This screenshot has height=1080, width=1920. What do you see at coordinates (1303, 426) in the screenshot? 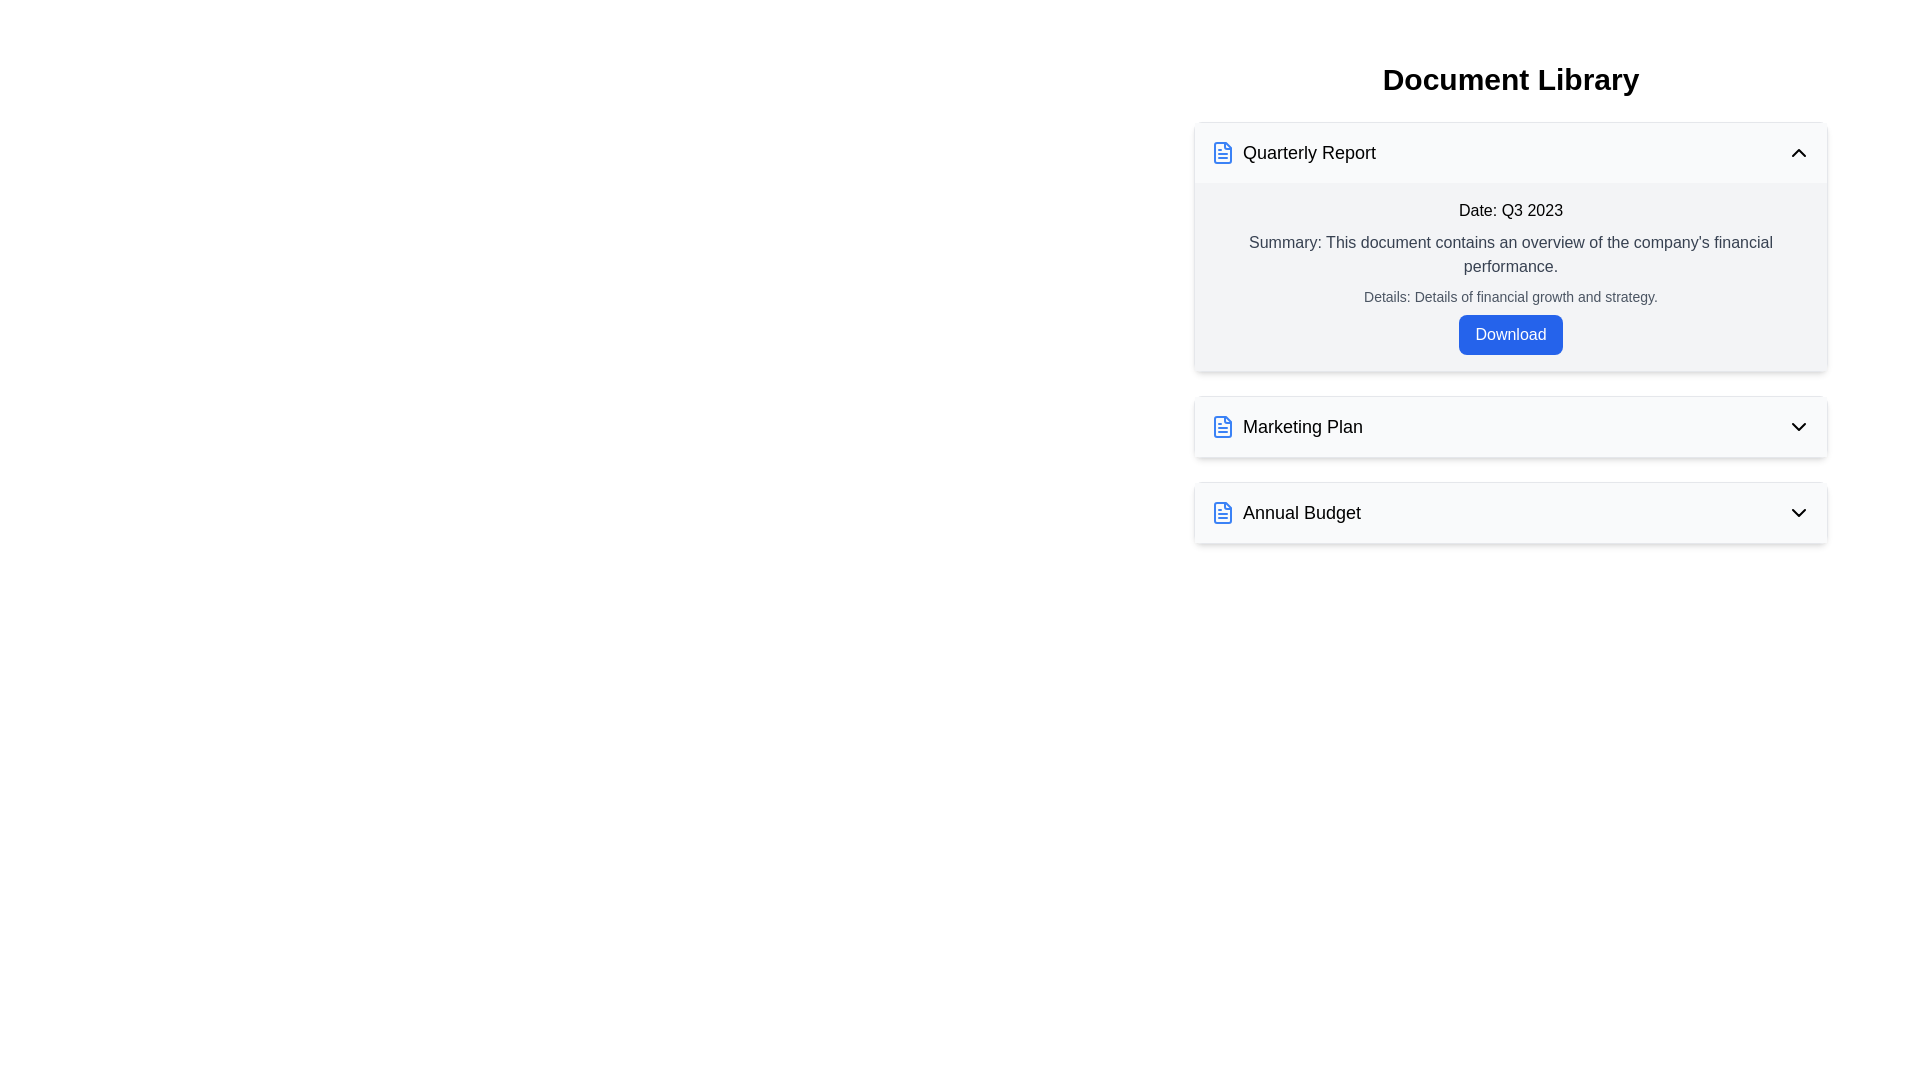
I see `the Text Label that identifies the 'Marketing Plan', which is positioned after the file icon and centrally aligned vertically with it` at bounding box center [1303, 426].